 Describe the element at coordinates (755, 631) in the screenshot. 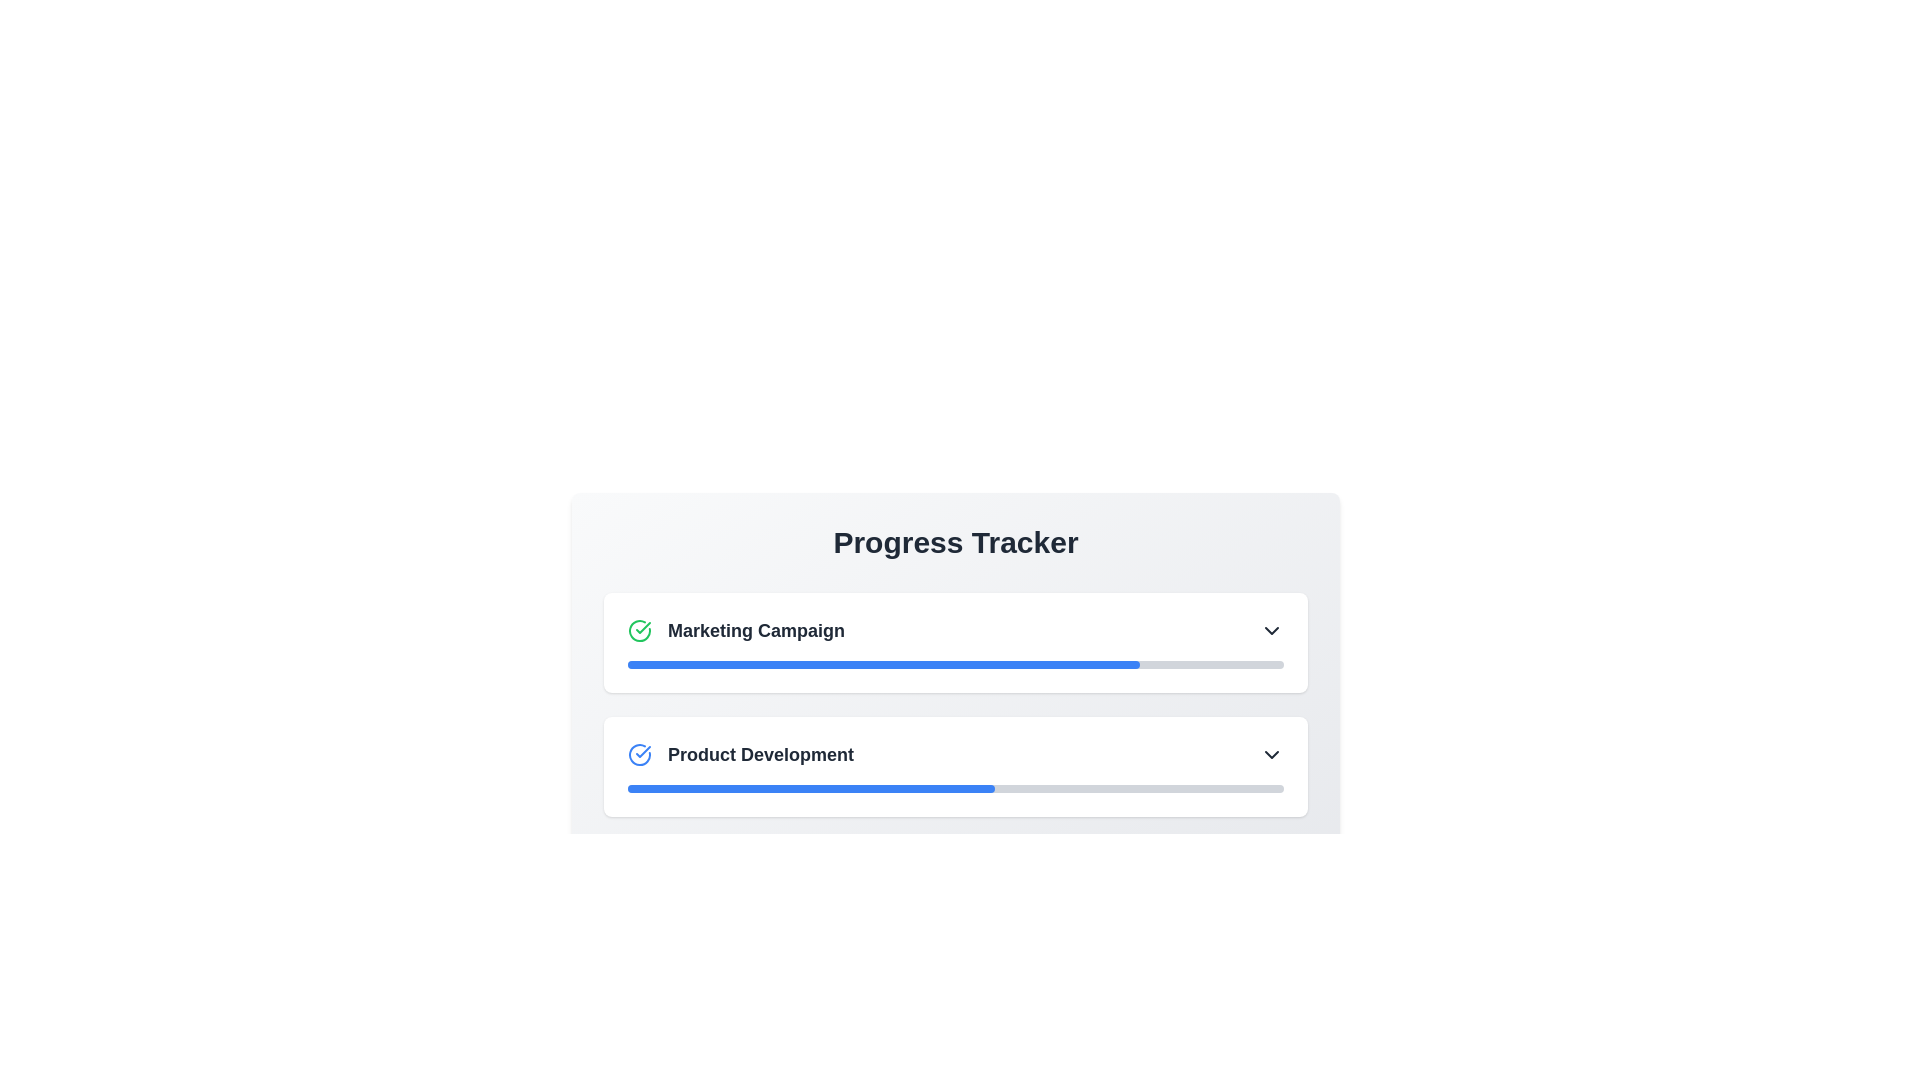

I see `the text label displaying 'Marketing Campaign', which is styled in bold dark gray and located within the first section of the Progress Tracker list` at that location.